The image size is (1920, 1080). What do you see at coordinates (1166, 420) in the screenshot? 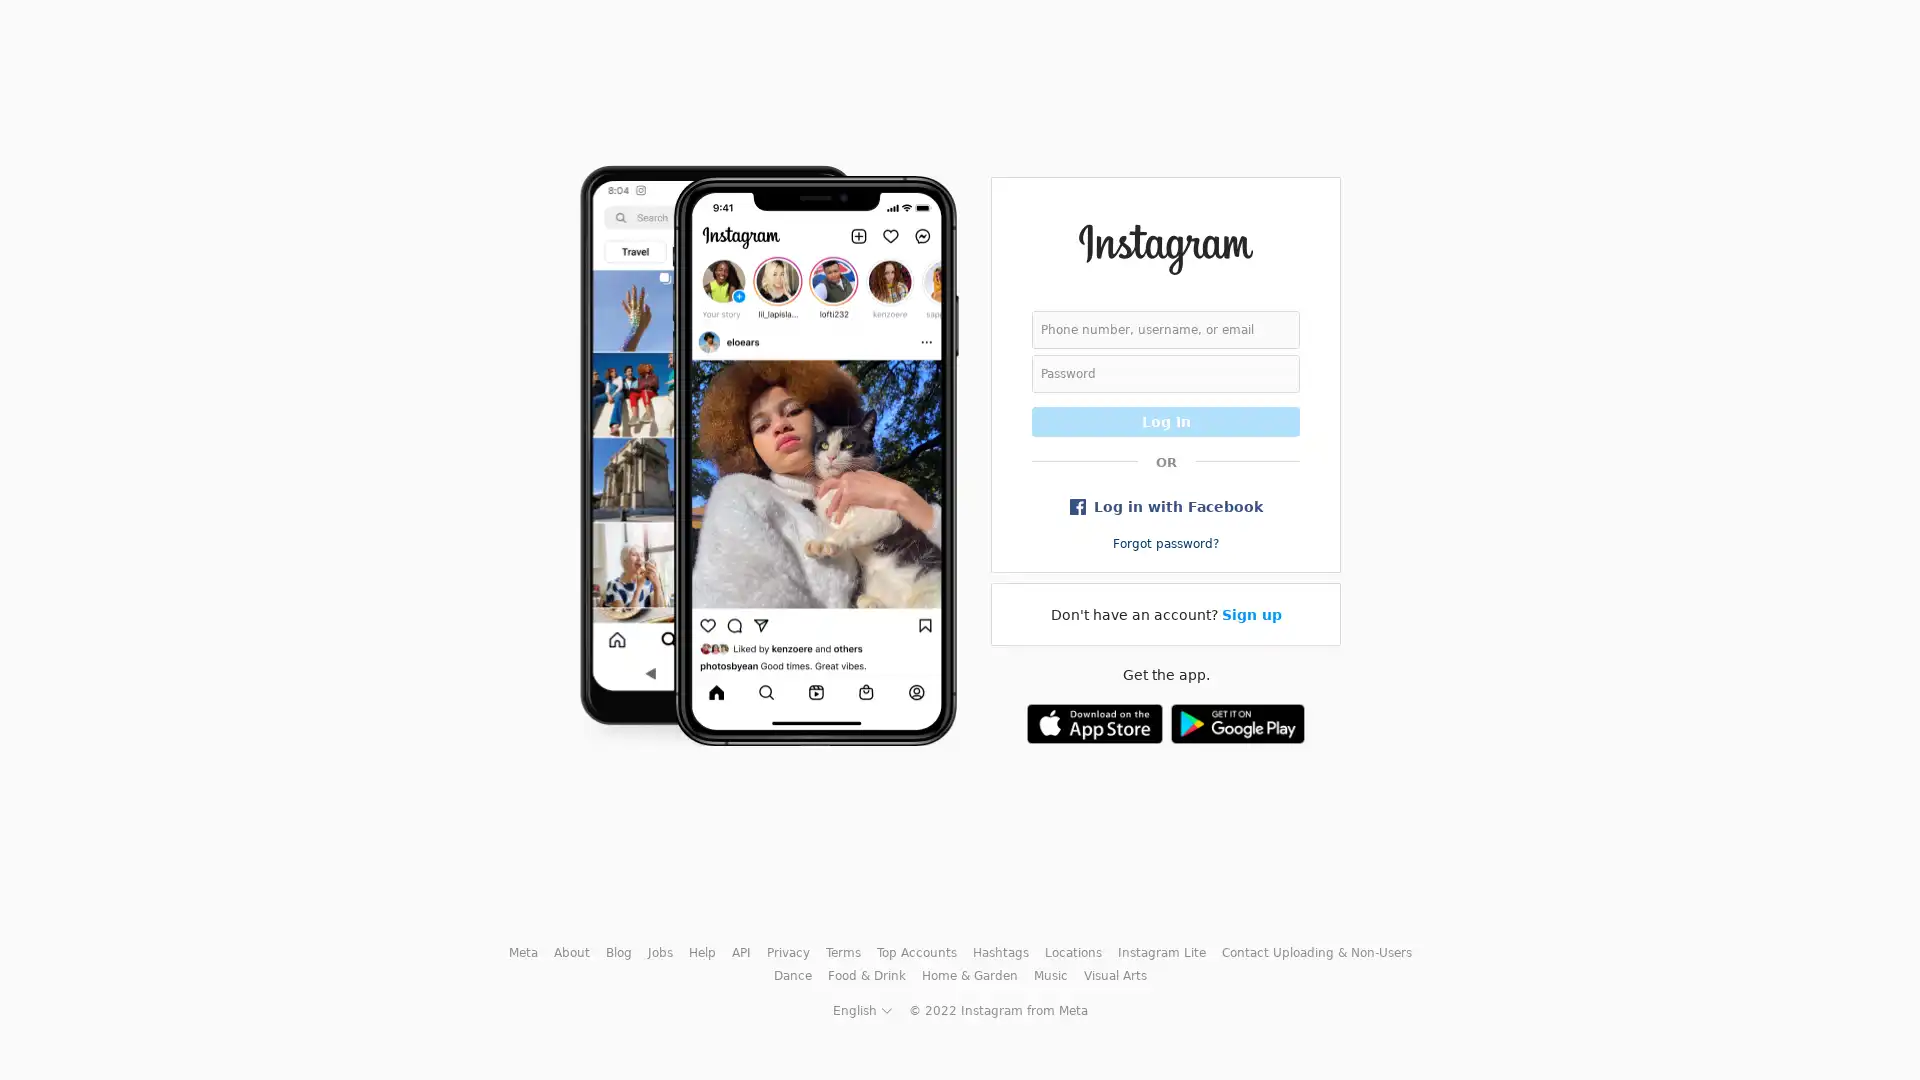
I see `Log In` at bounding box center [1166, 420].